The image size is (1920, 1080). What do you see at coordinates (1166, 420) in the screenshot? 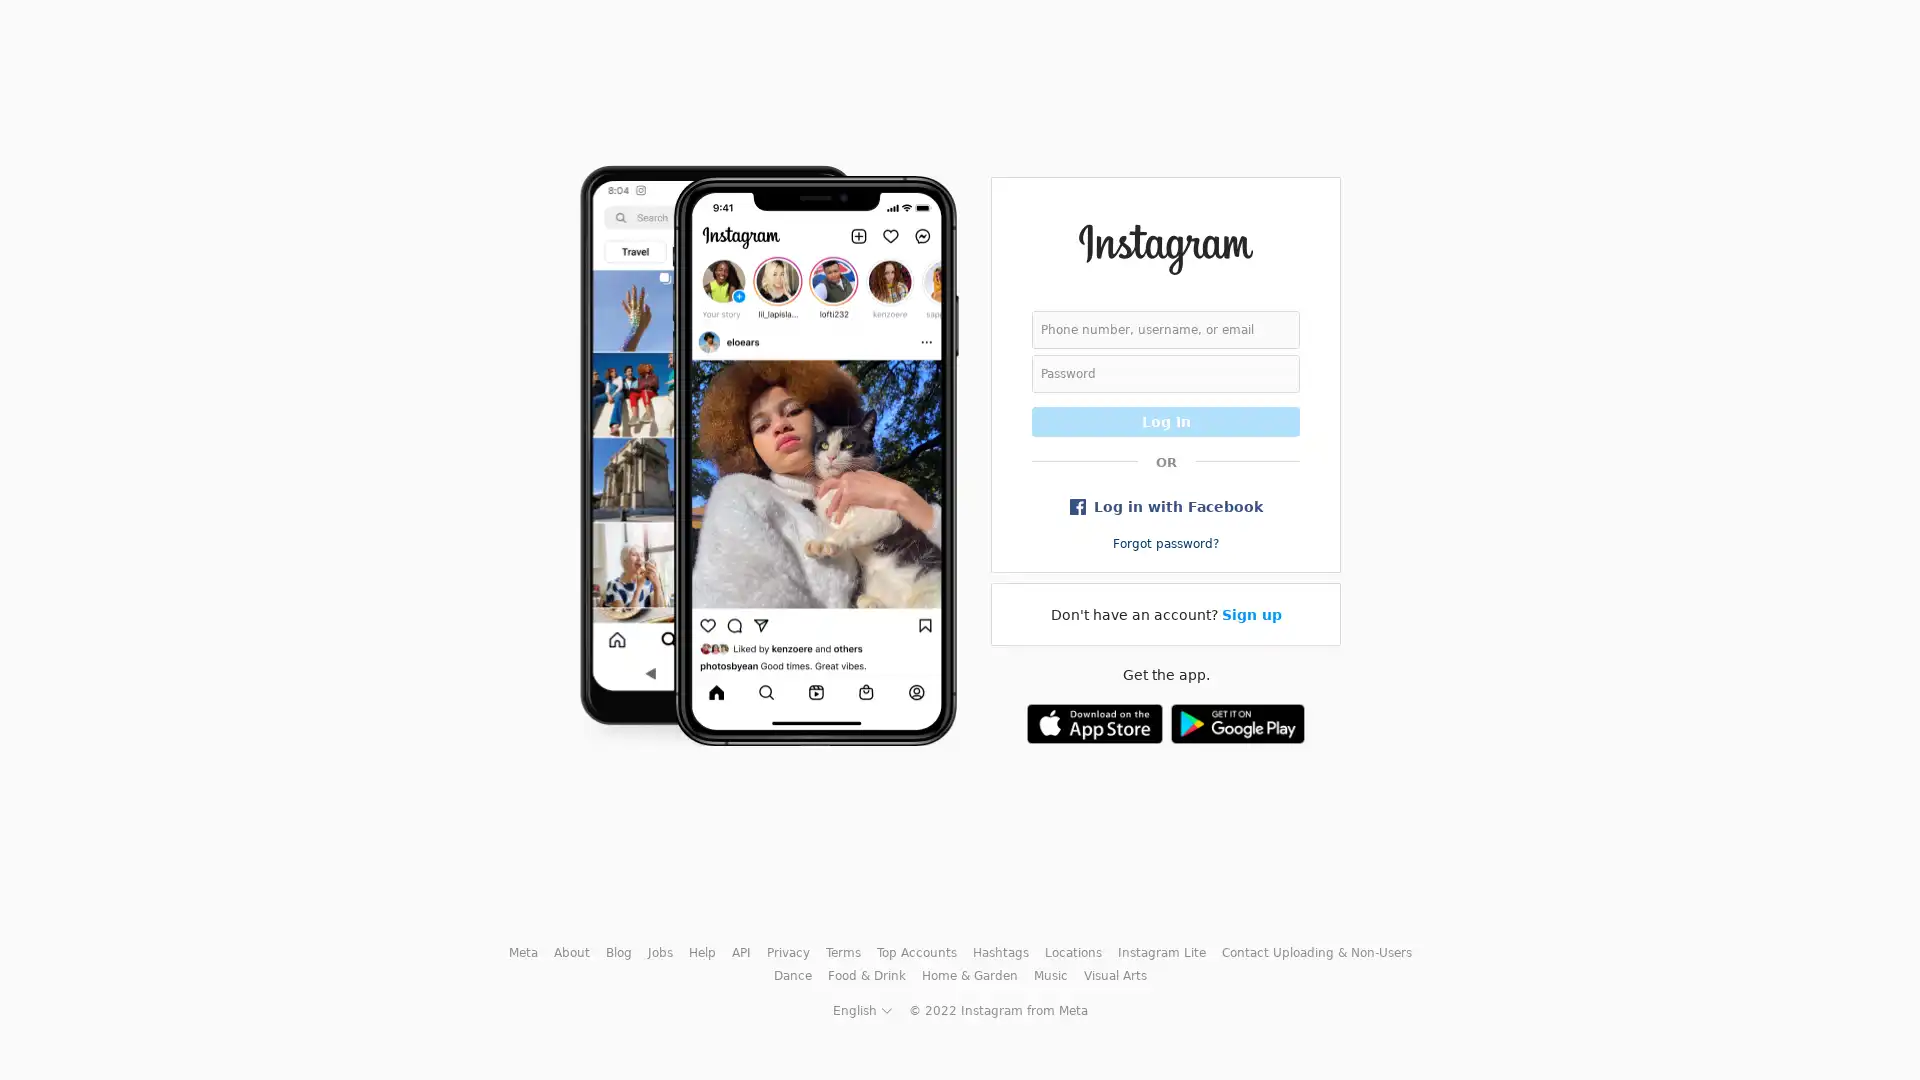
I see `Log In` at bounding box center [1166, 420].